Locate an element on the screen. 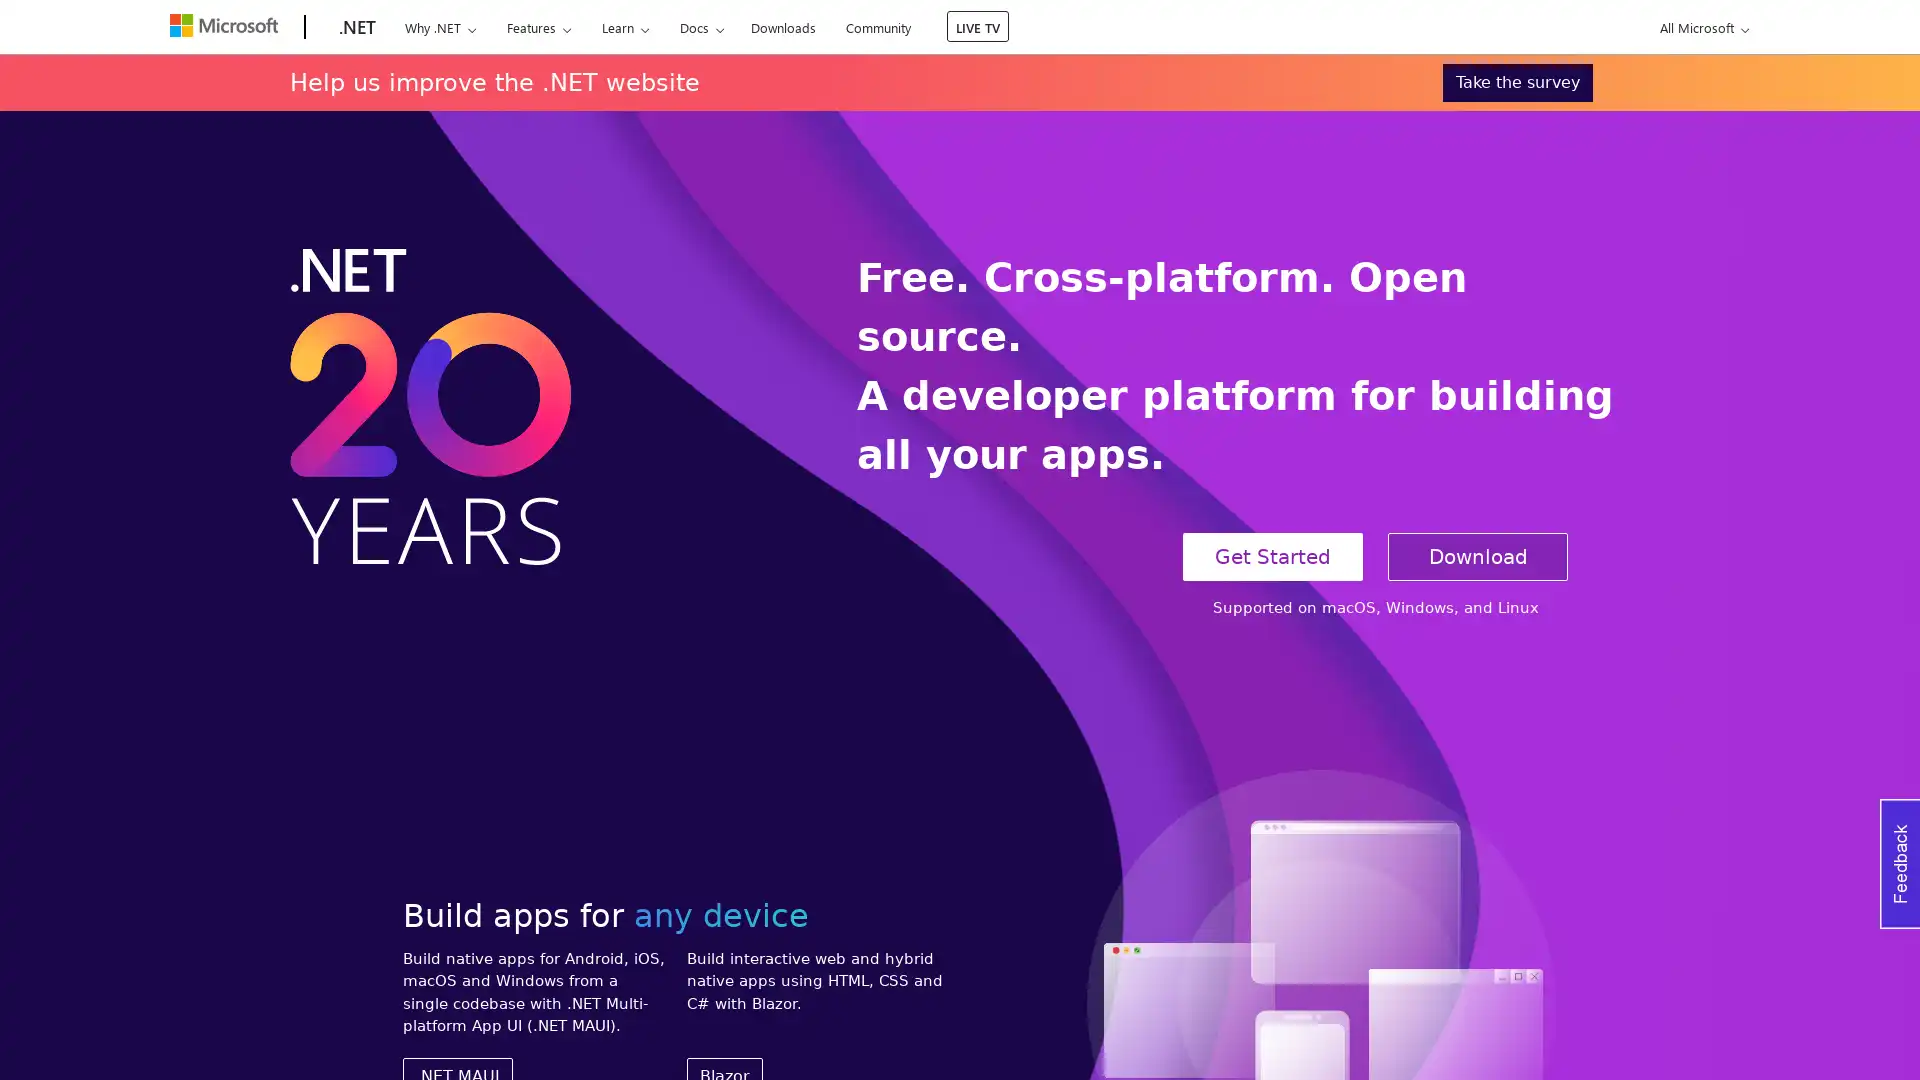 This screenshot has width=1920, height=1080. Learn is located at coordinates (623, 27).